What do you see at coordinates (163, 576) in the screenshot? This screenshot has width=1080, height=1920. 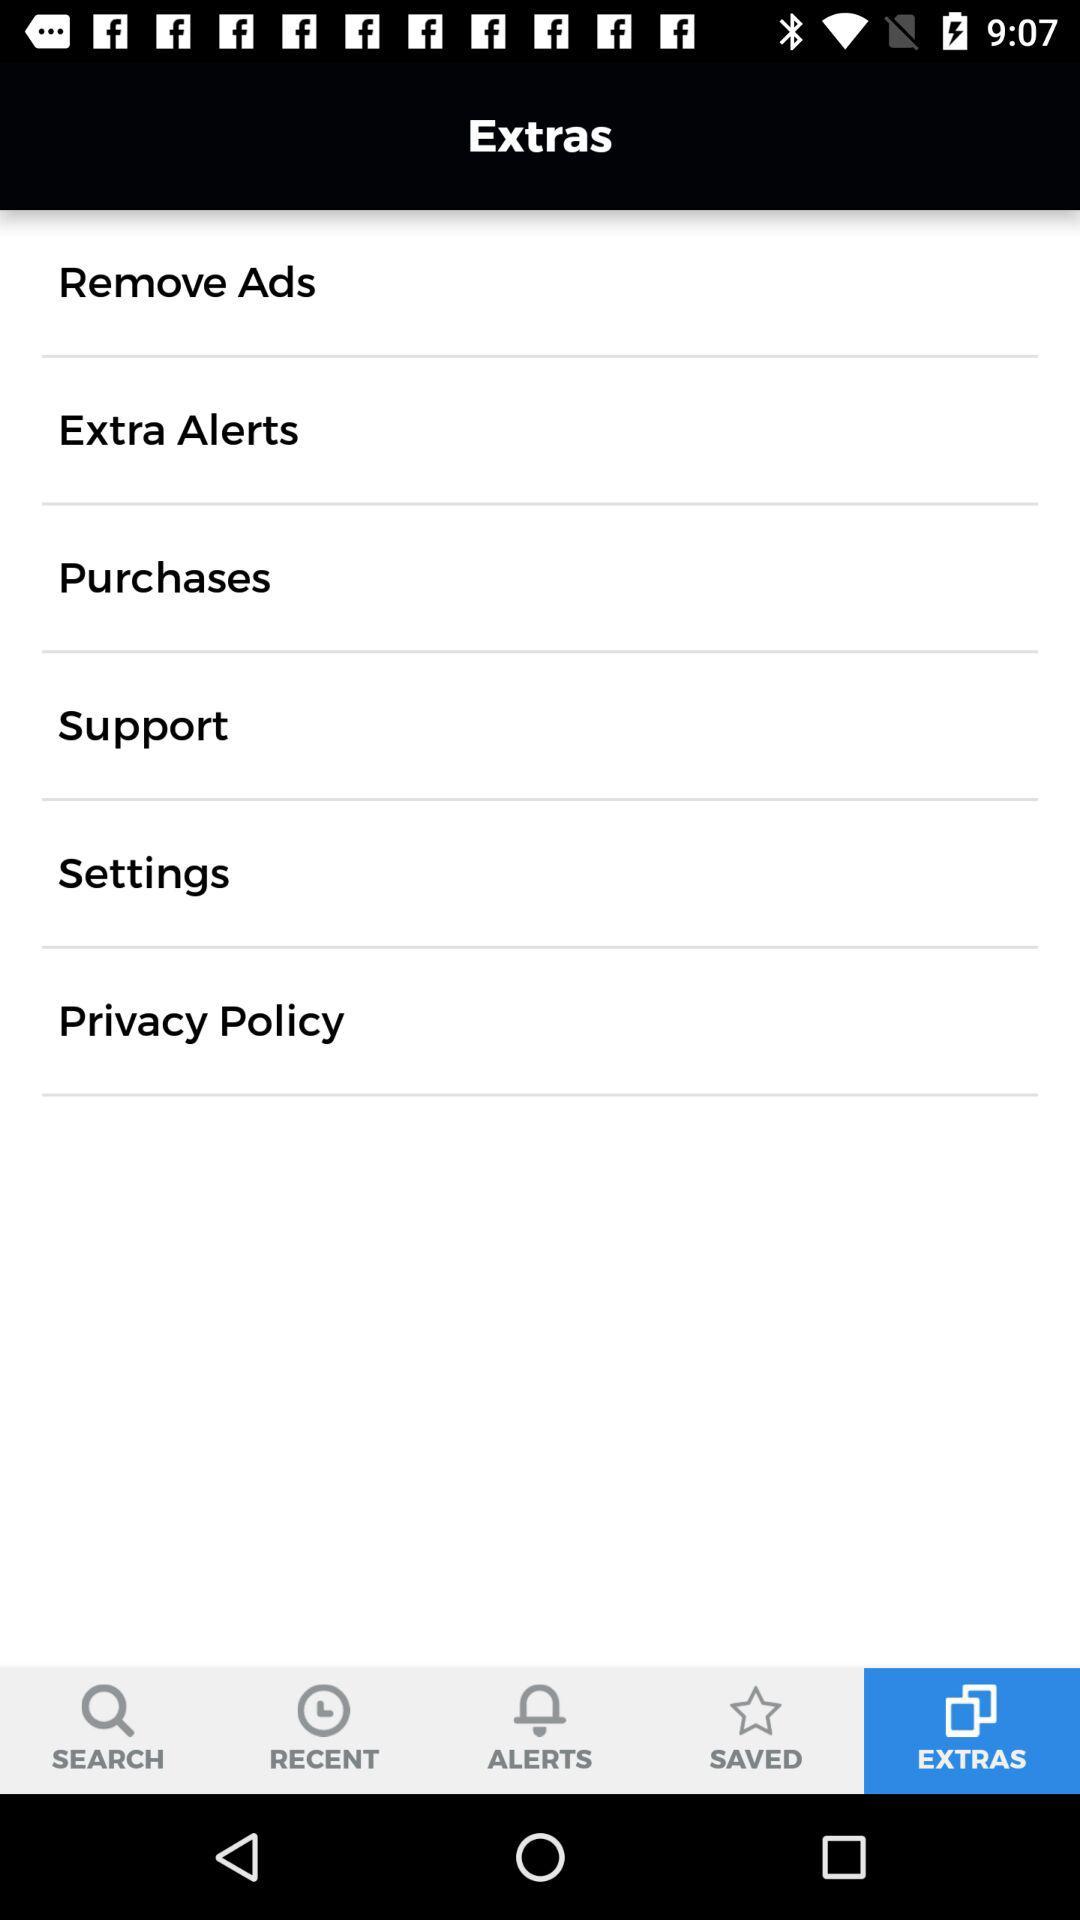 I see `the purchases` at bounding box center [163, 576].